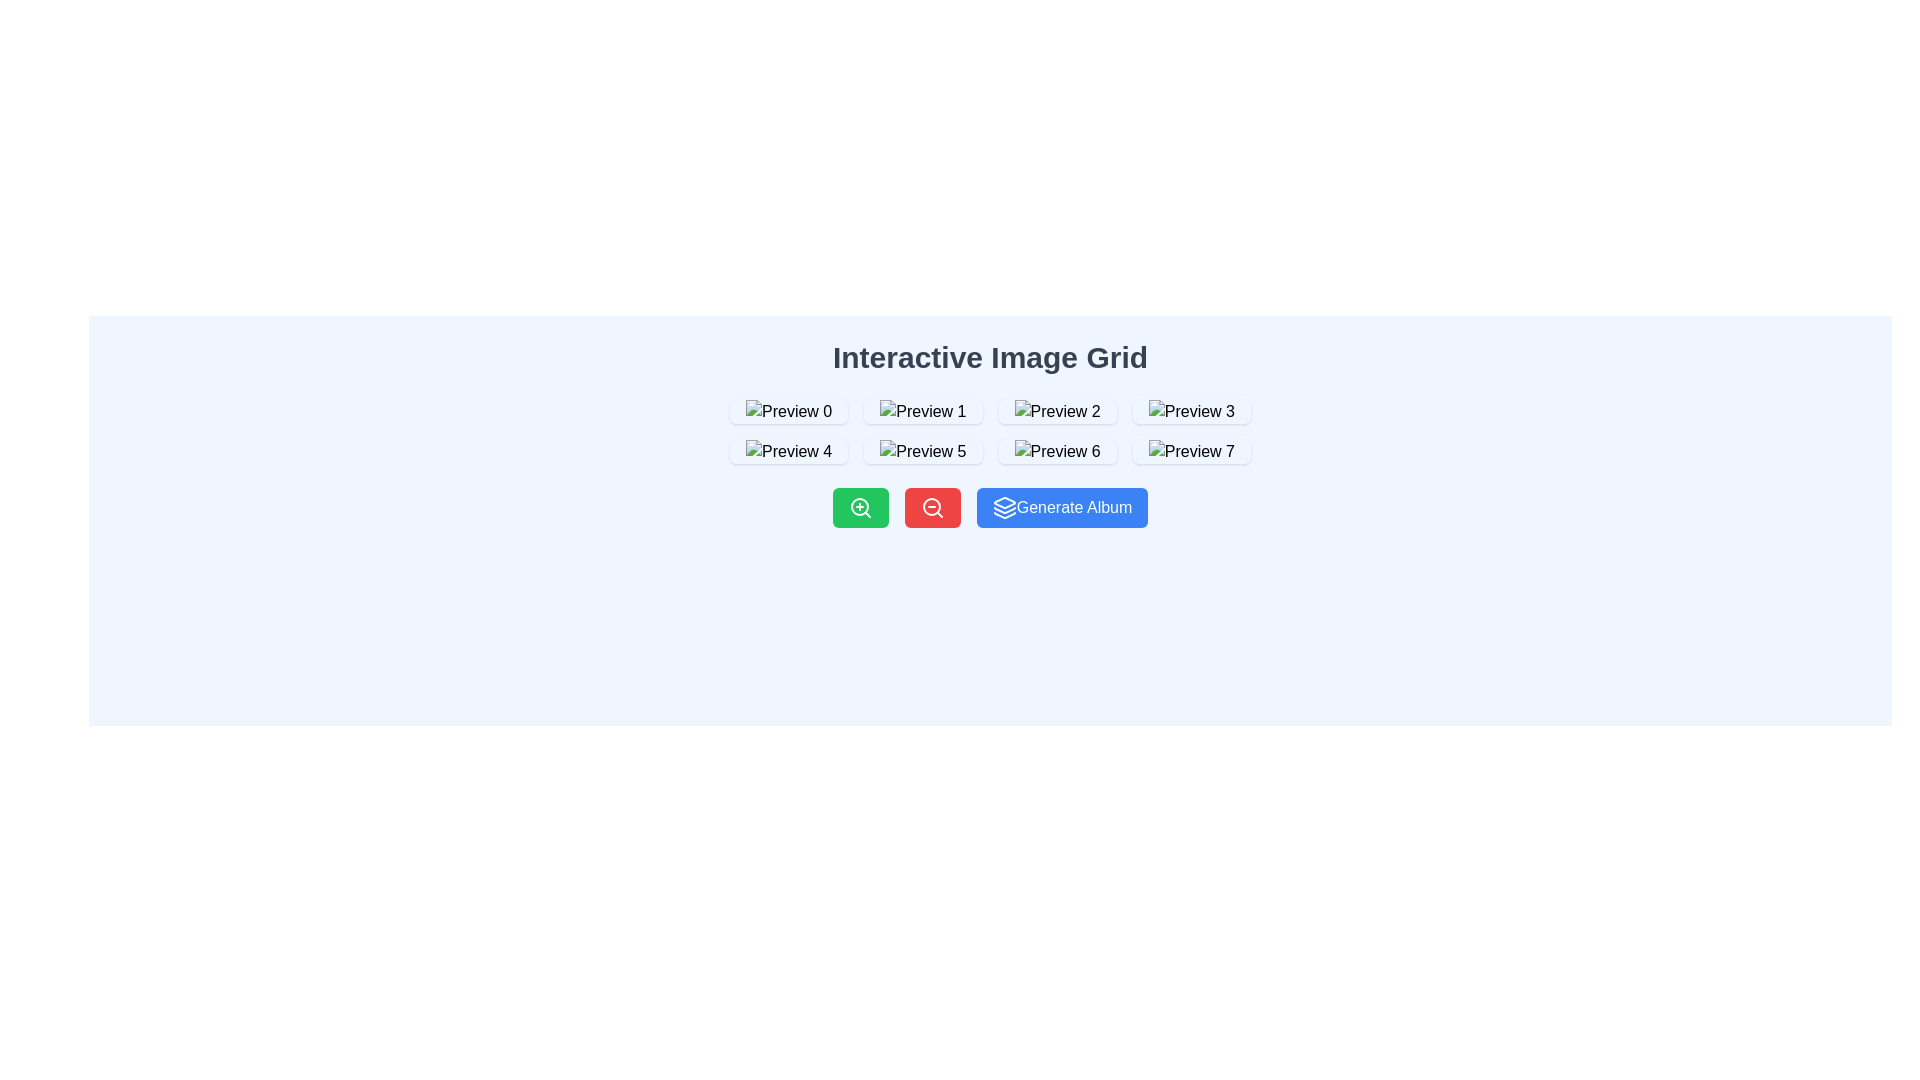 The width and height of the screenshot is (1920, 1080). I want to click on the visual card component displaying 'Preview 4', which is the fifth item in a 4x2 grid layout, located in the first column of the second row, so click(788, 451).